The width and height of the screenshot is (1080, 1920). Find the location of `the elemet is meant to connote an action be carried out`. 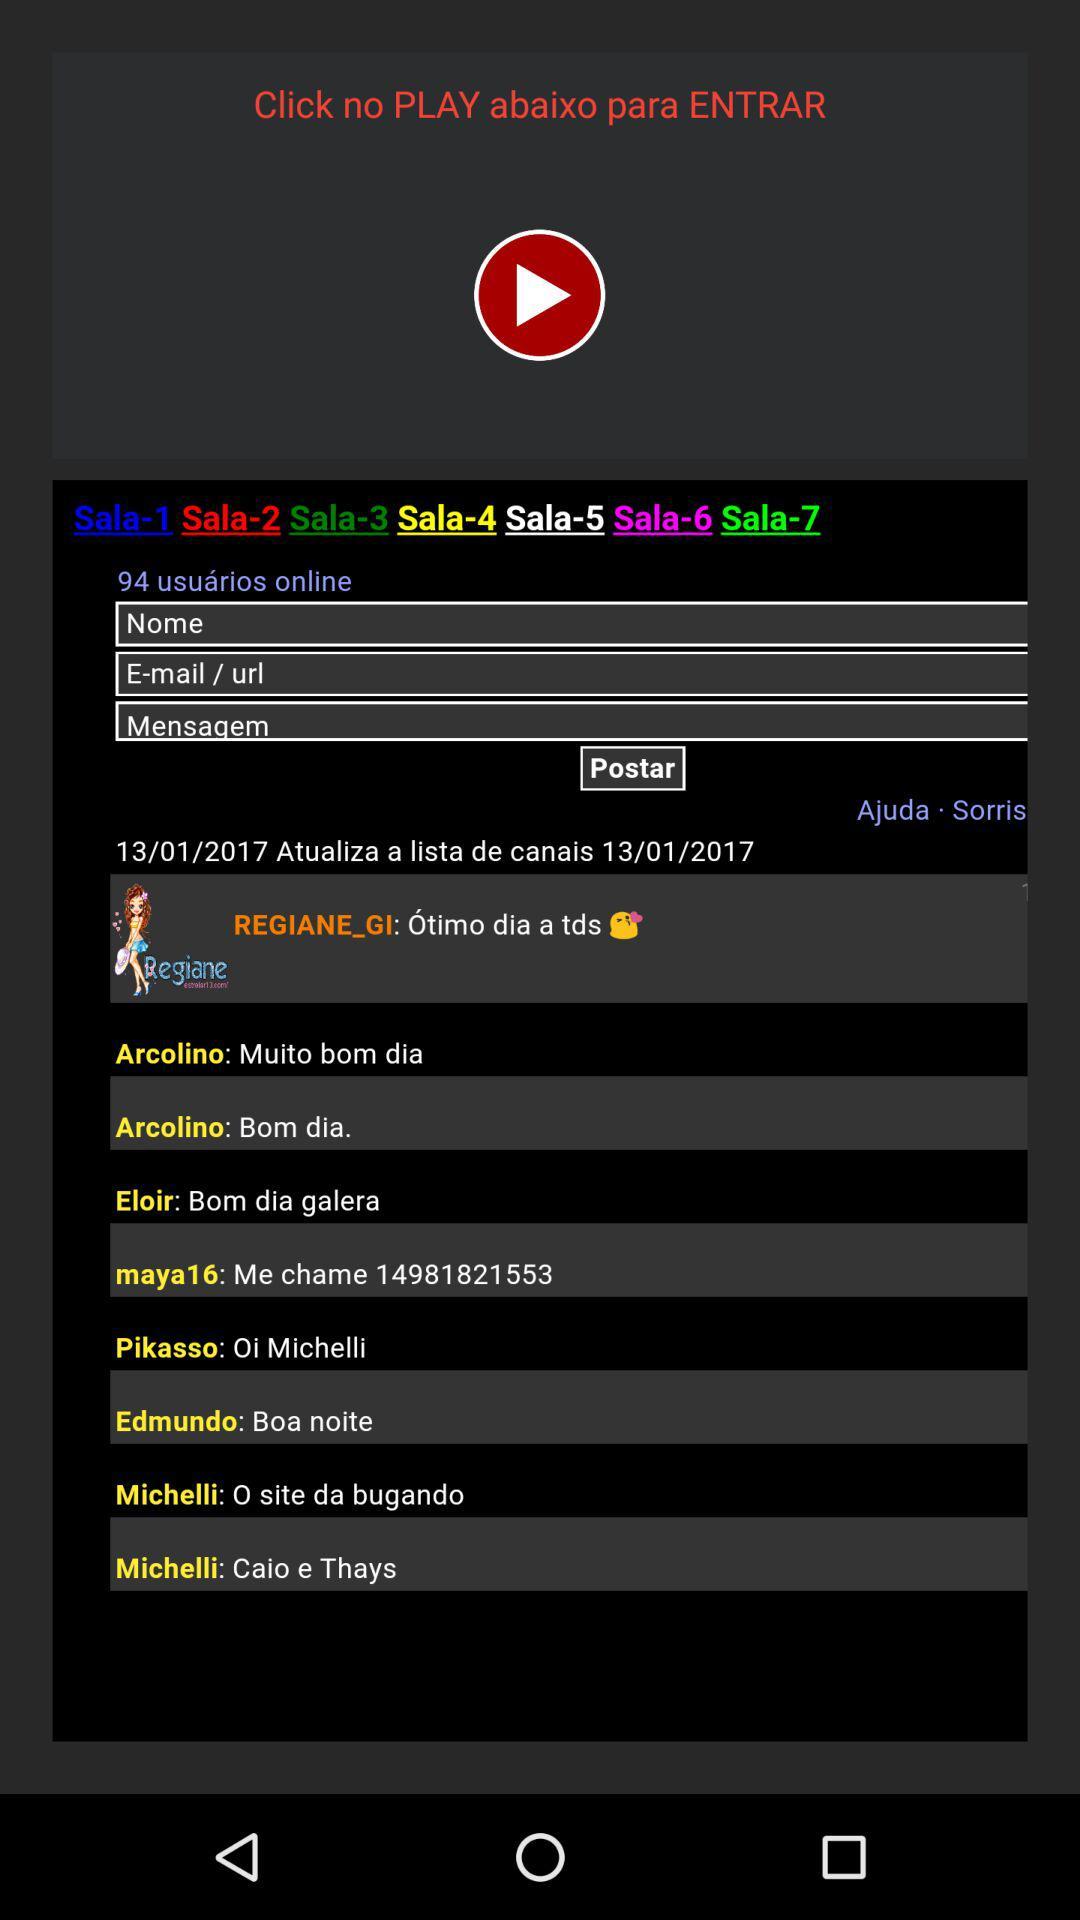

the elemet is meant to connote an action be carried out is located at coordinates (538, 294).